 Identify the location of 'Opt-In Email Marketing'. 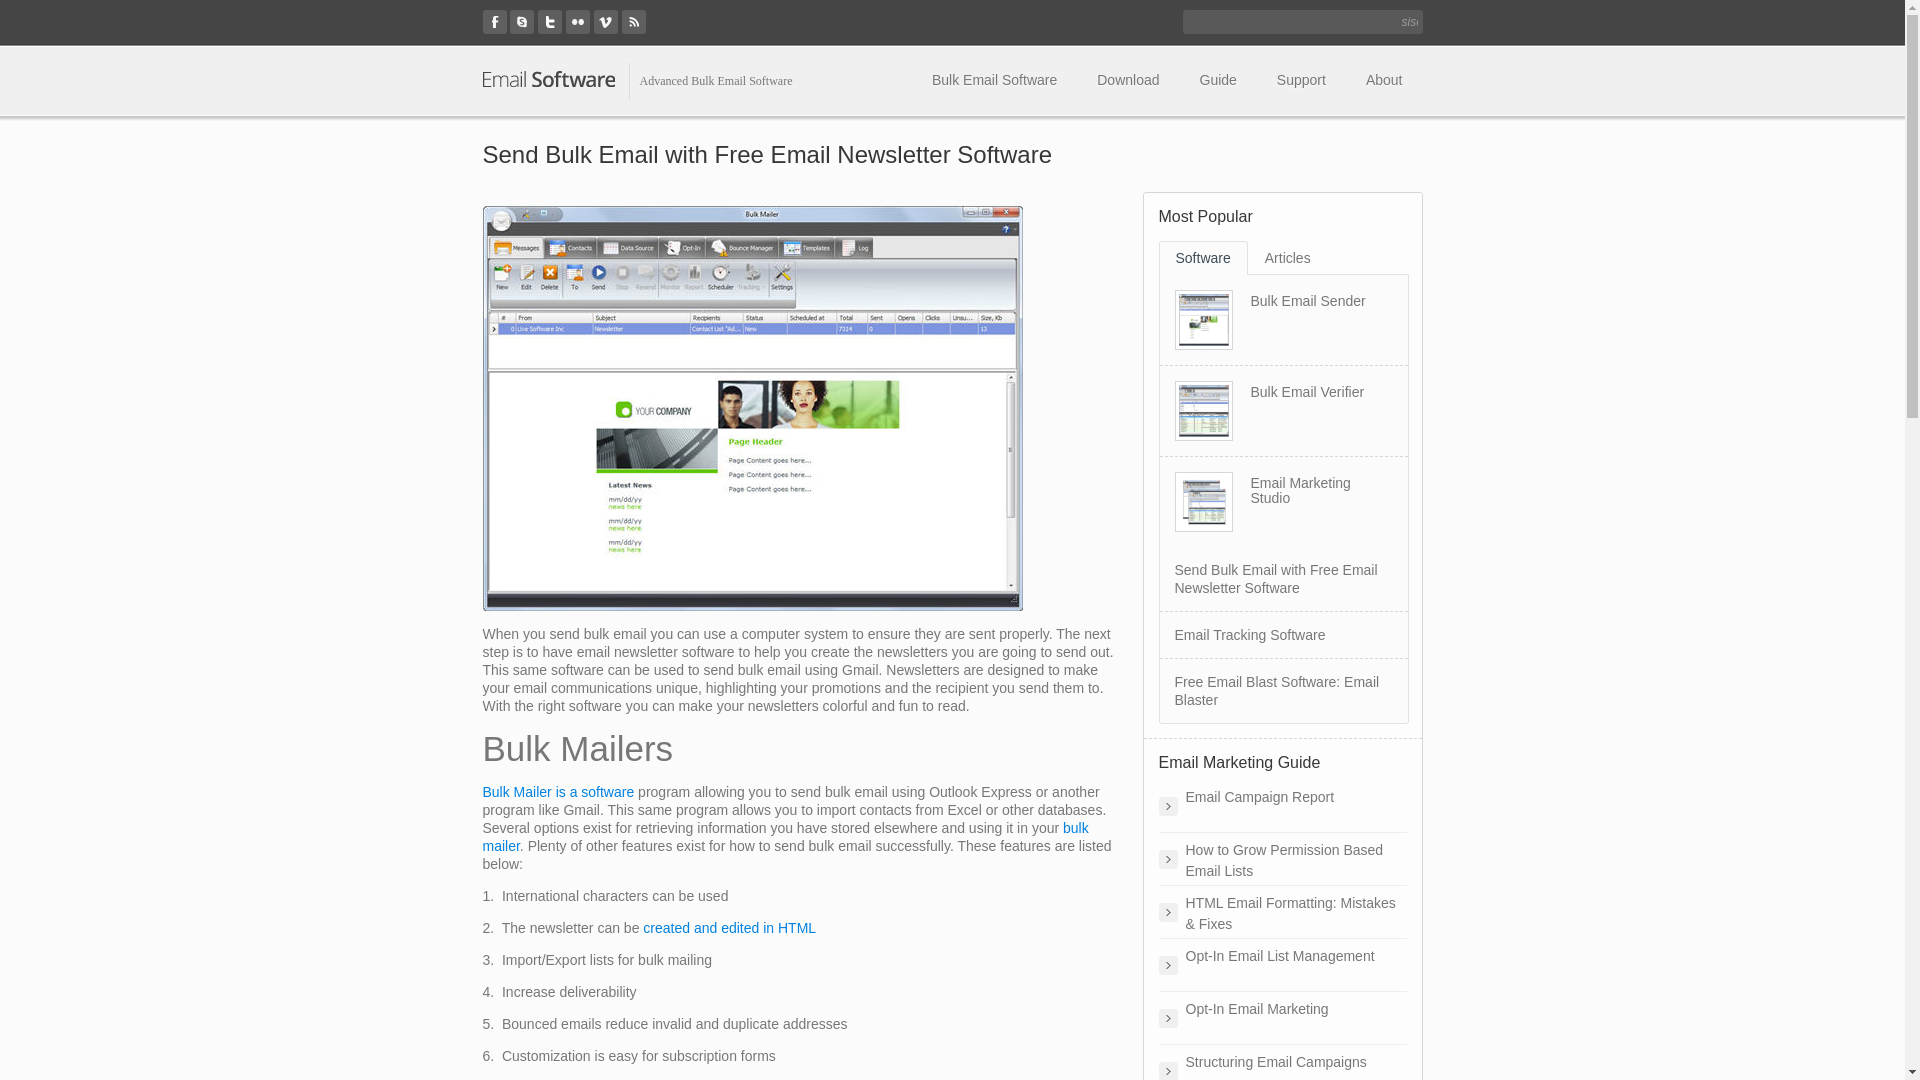
(1281, 1018).